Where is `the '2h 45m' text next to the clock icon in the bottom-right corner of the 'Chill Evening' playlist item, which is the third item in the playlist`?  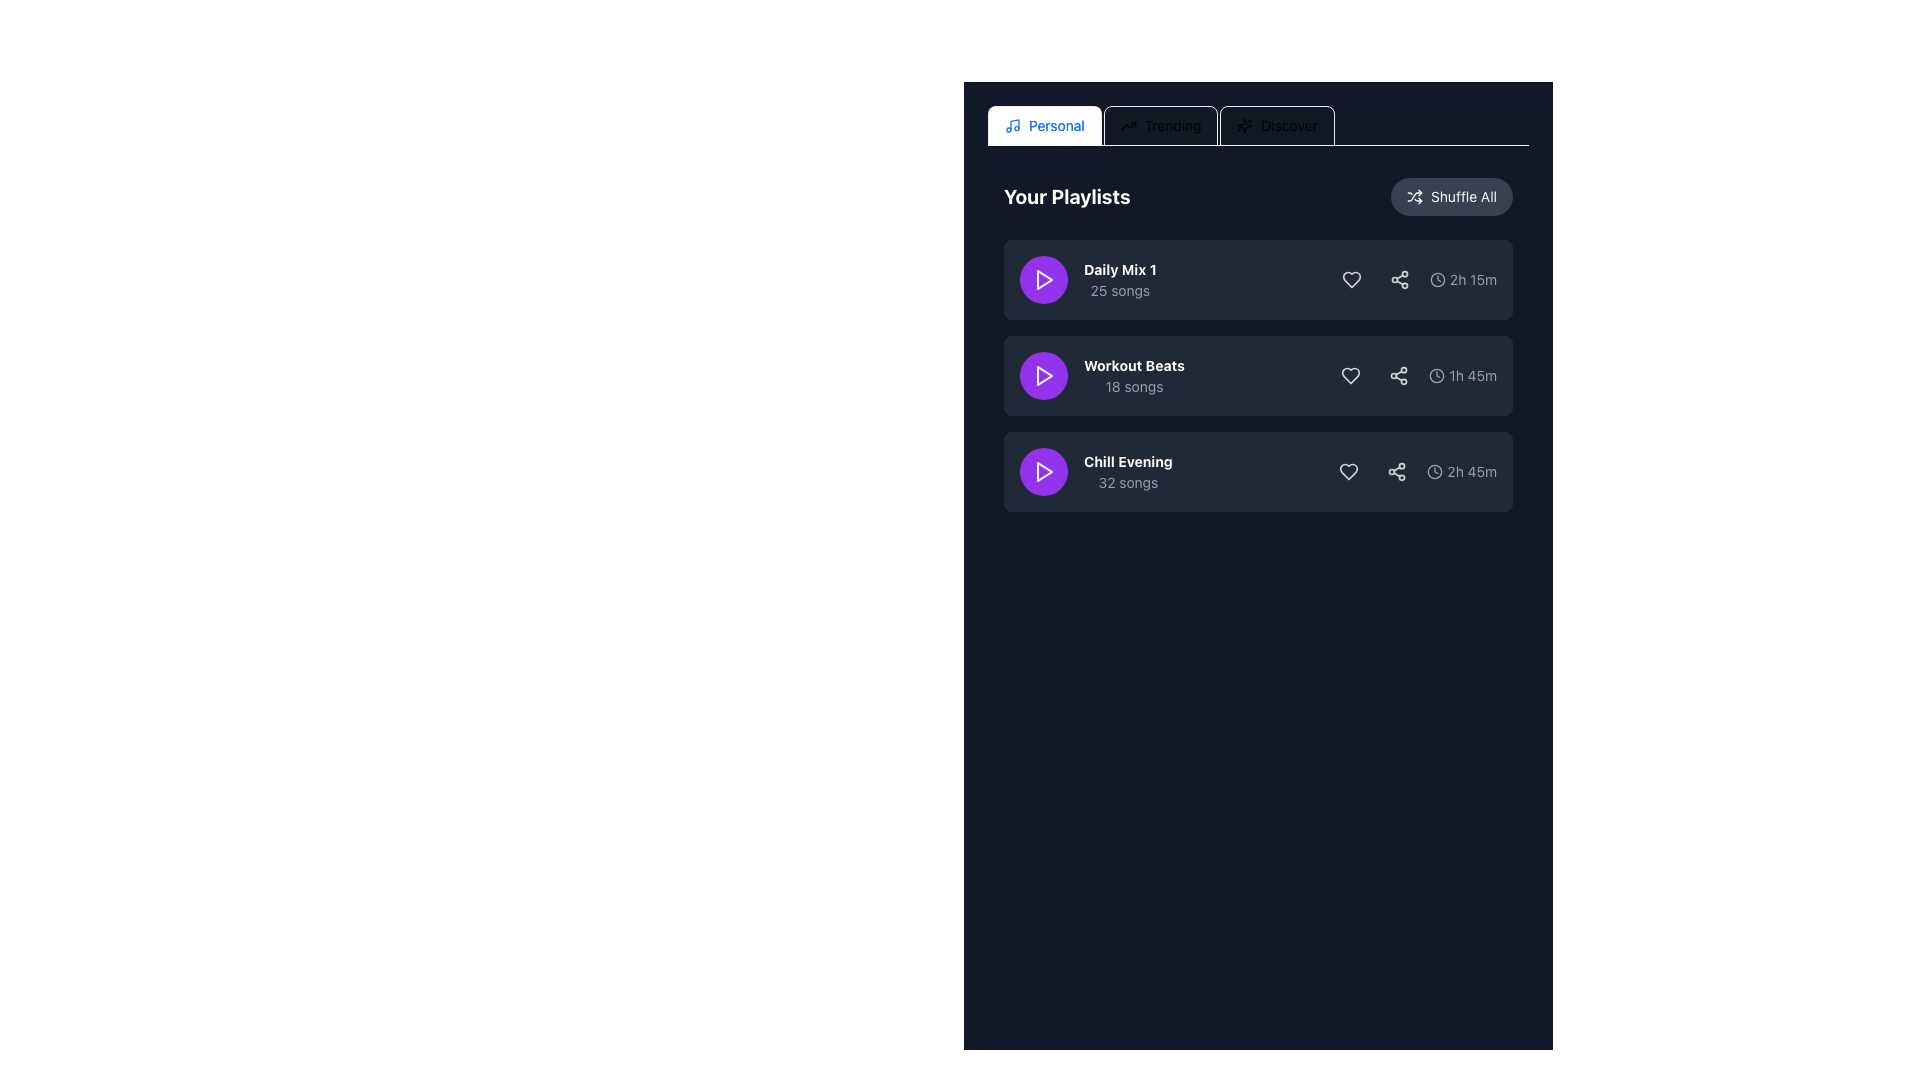 the '2h 45m' text next to the clock icon in the bottom-right corner of the 'Chill Evening' playlist item, which is the third item in the playlist is located at coordinates (1462, 471).